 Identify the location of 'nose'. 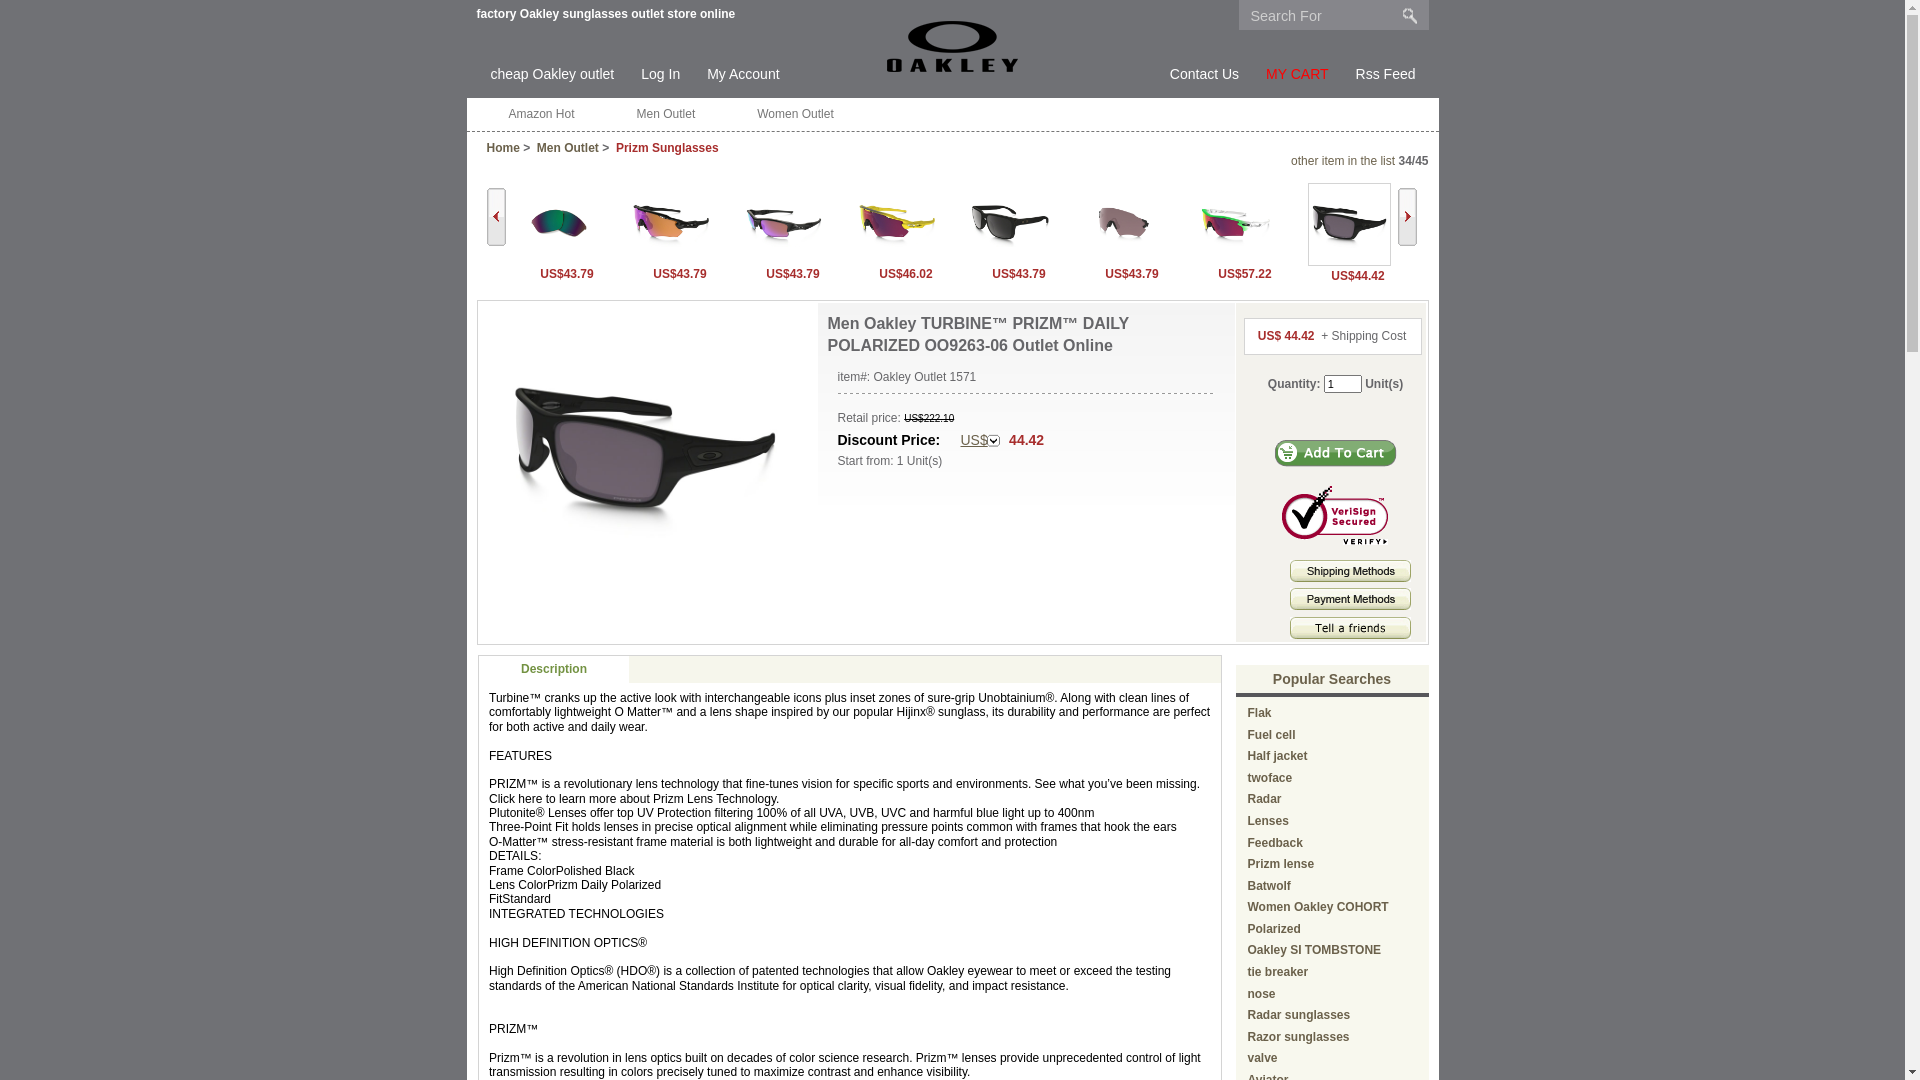
(1261, 994).